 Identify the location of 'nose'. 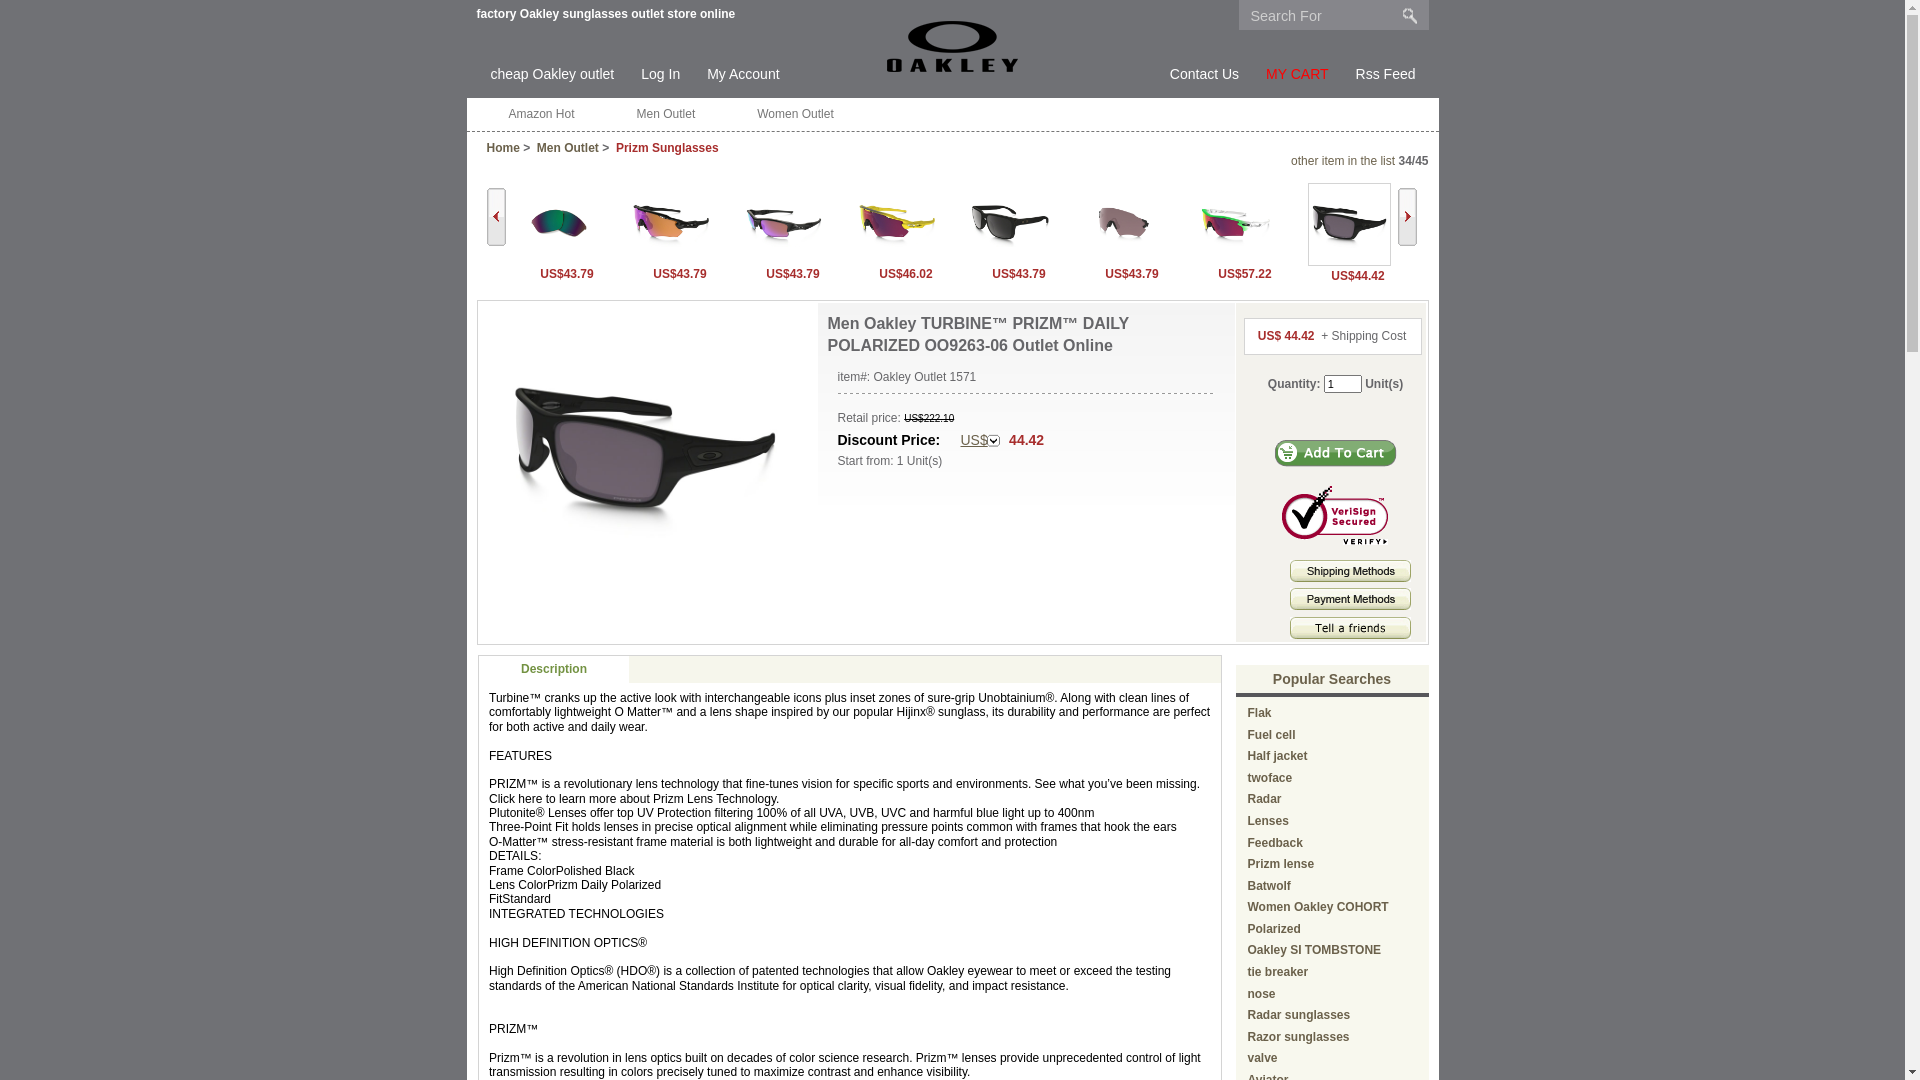
(1261, 994).